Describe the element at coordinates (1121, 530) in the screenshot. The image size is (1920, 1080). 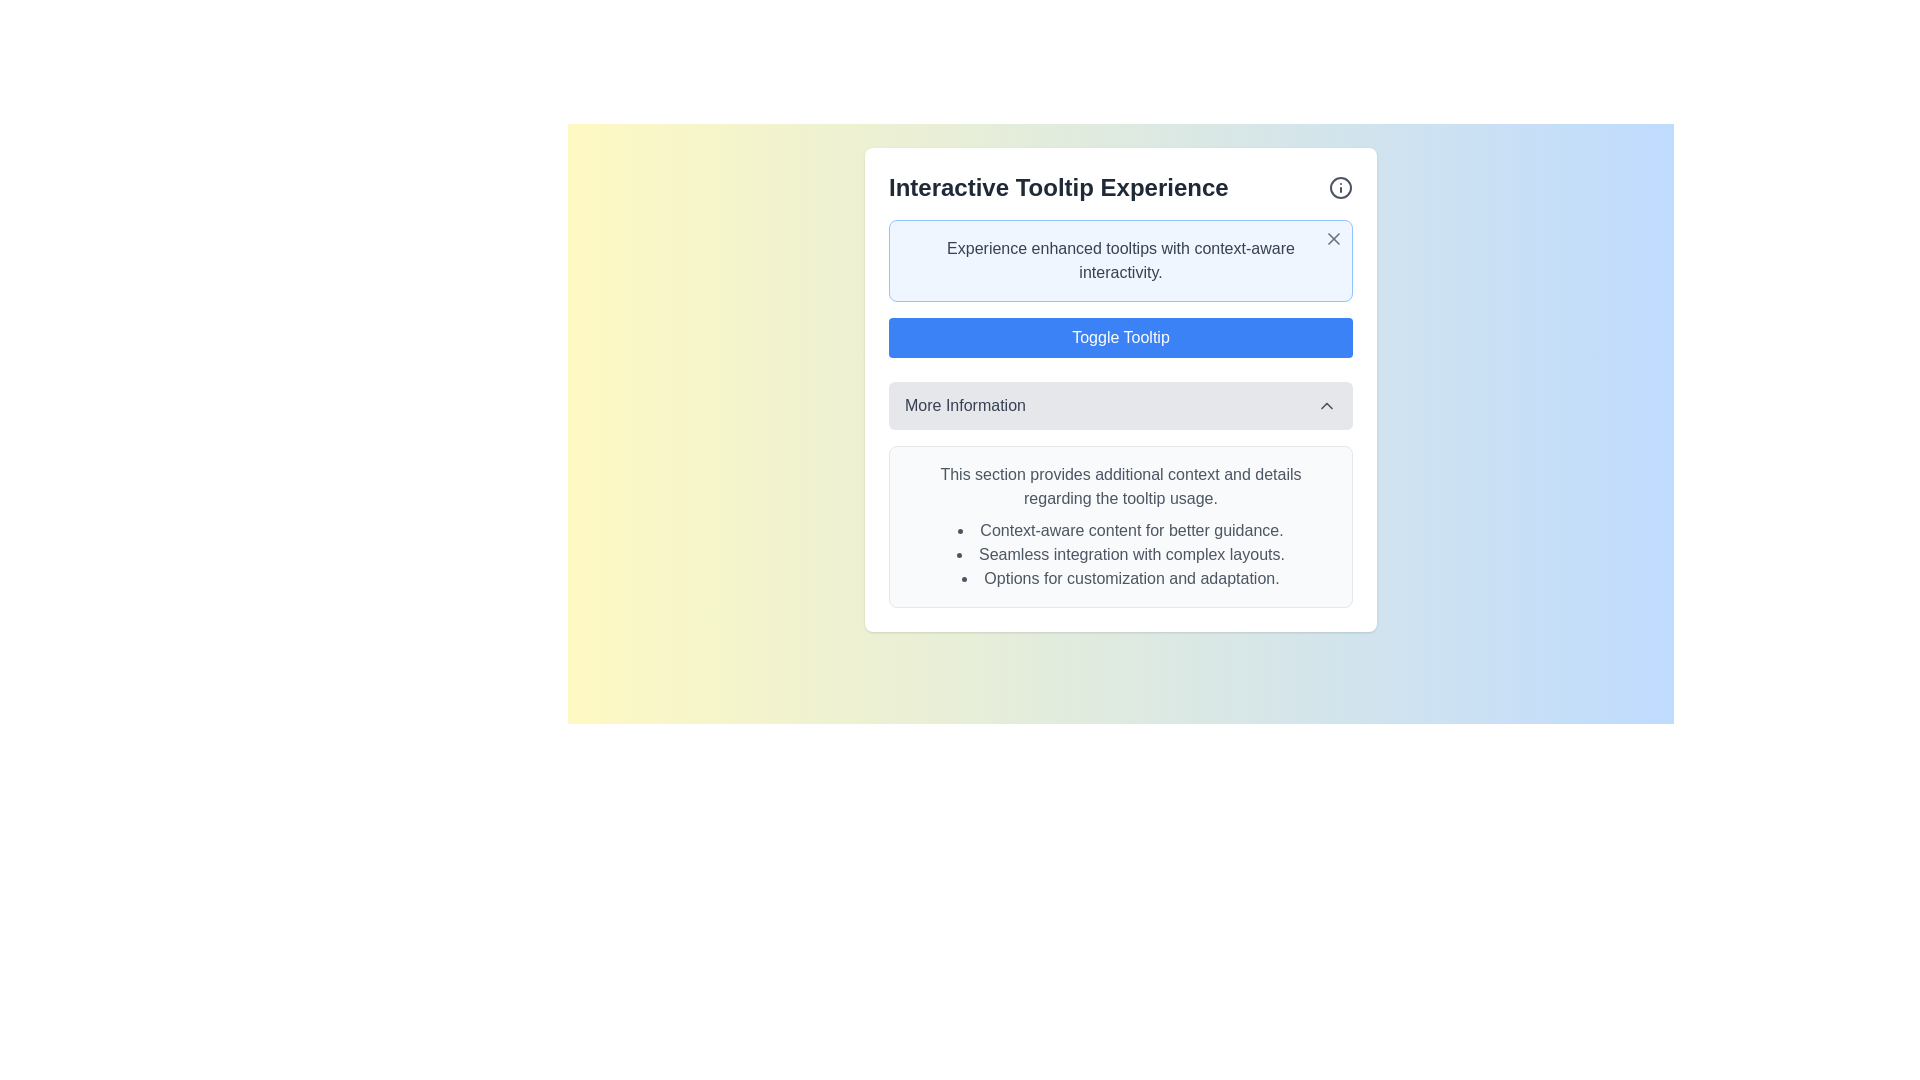
I see `the first list item reading 'Context-aware content for better guidance.' which is part of the 'More Information' section` at that location.